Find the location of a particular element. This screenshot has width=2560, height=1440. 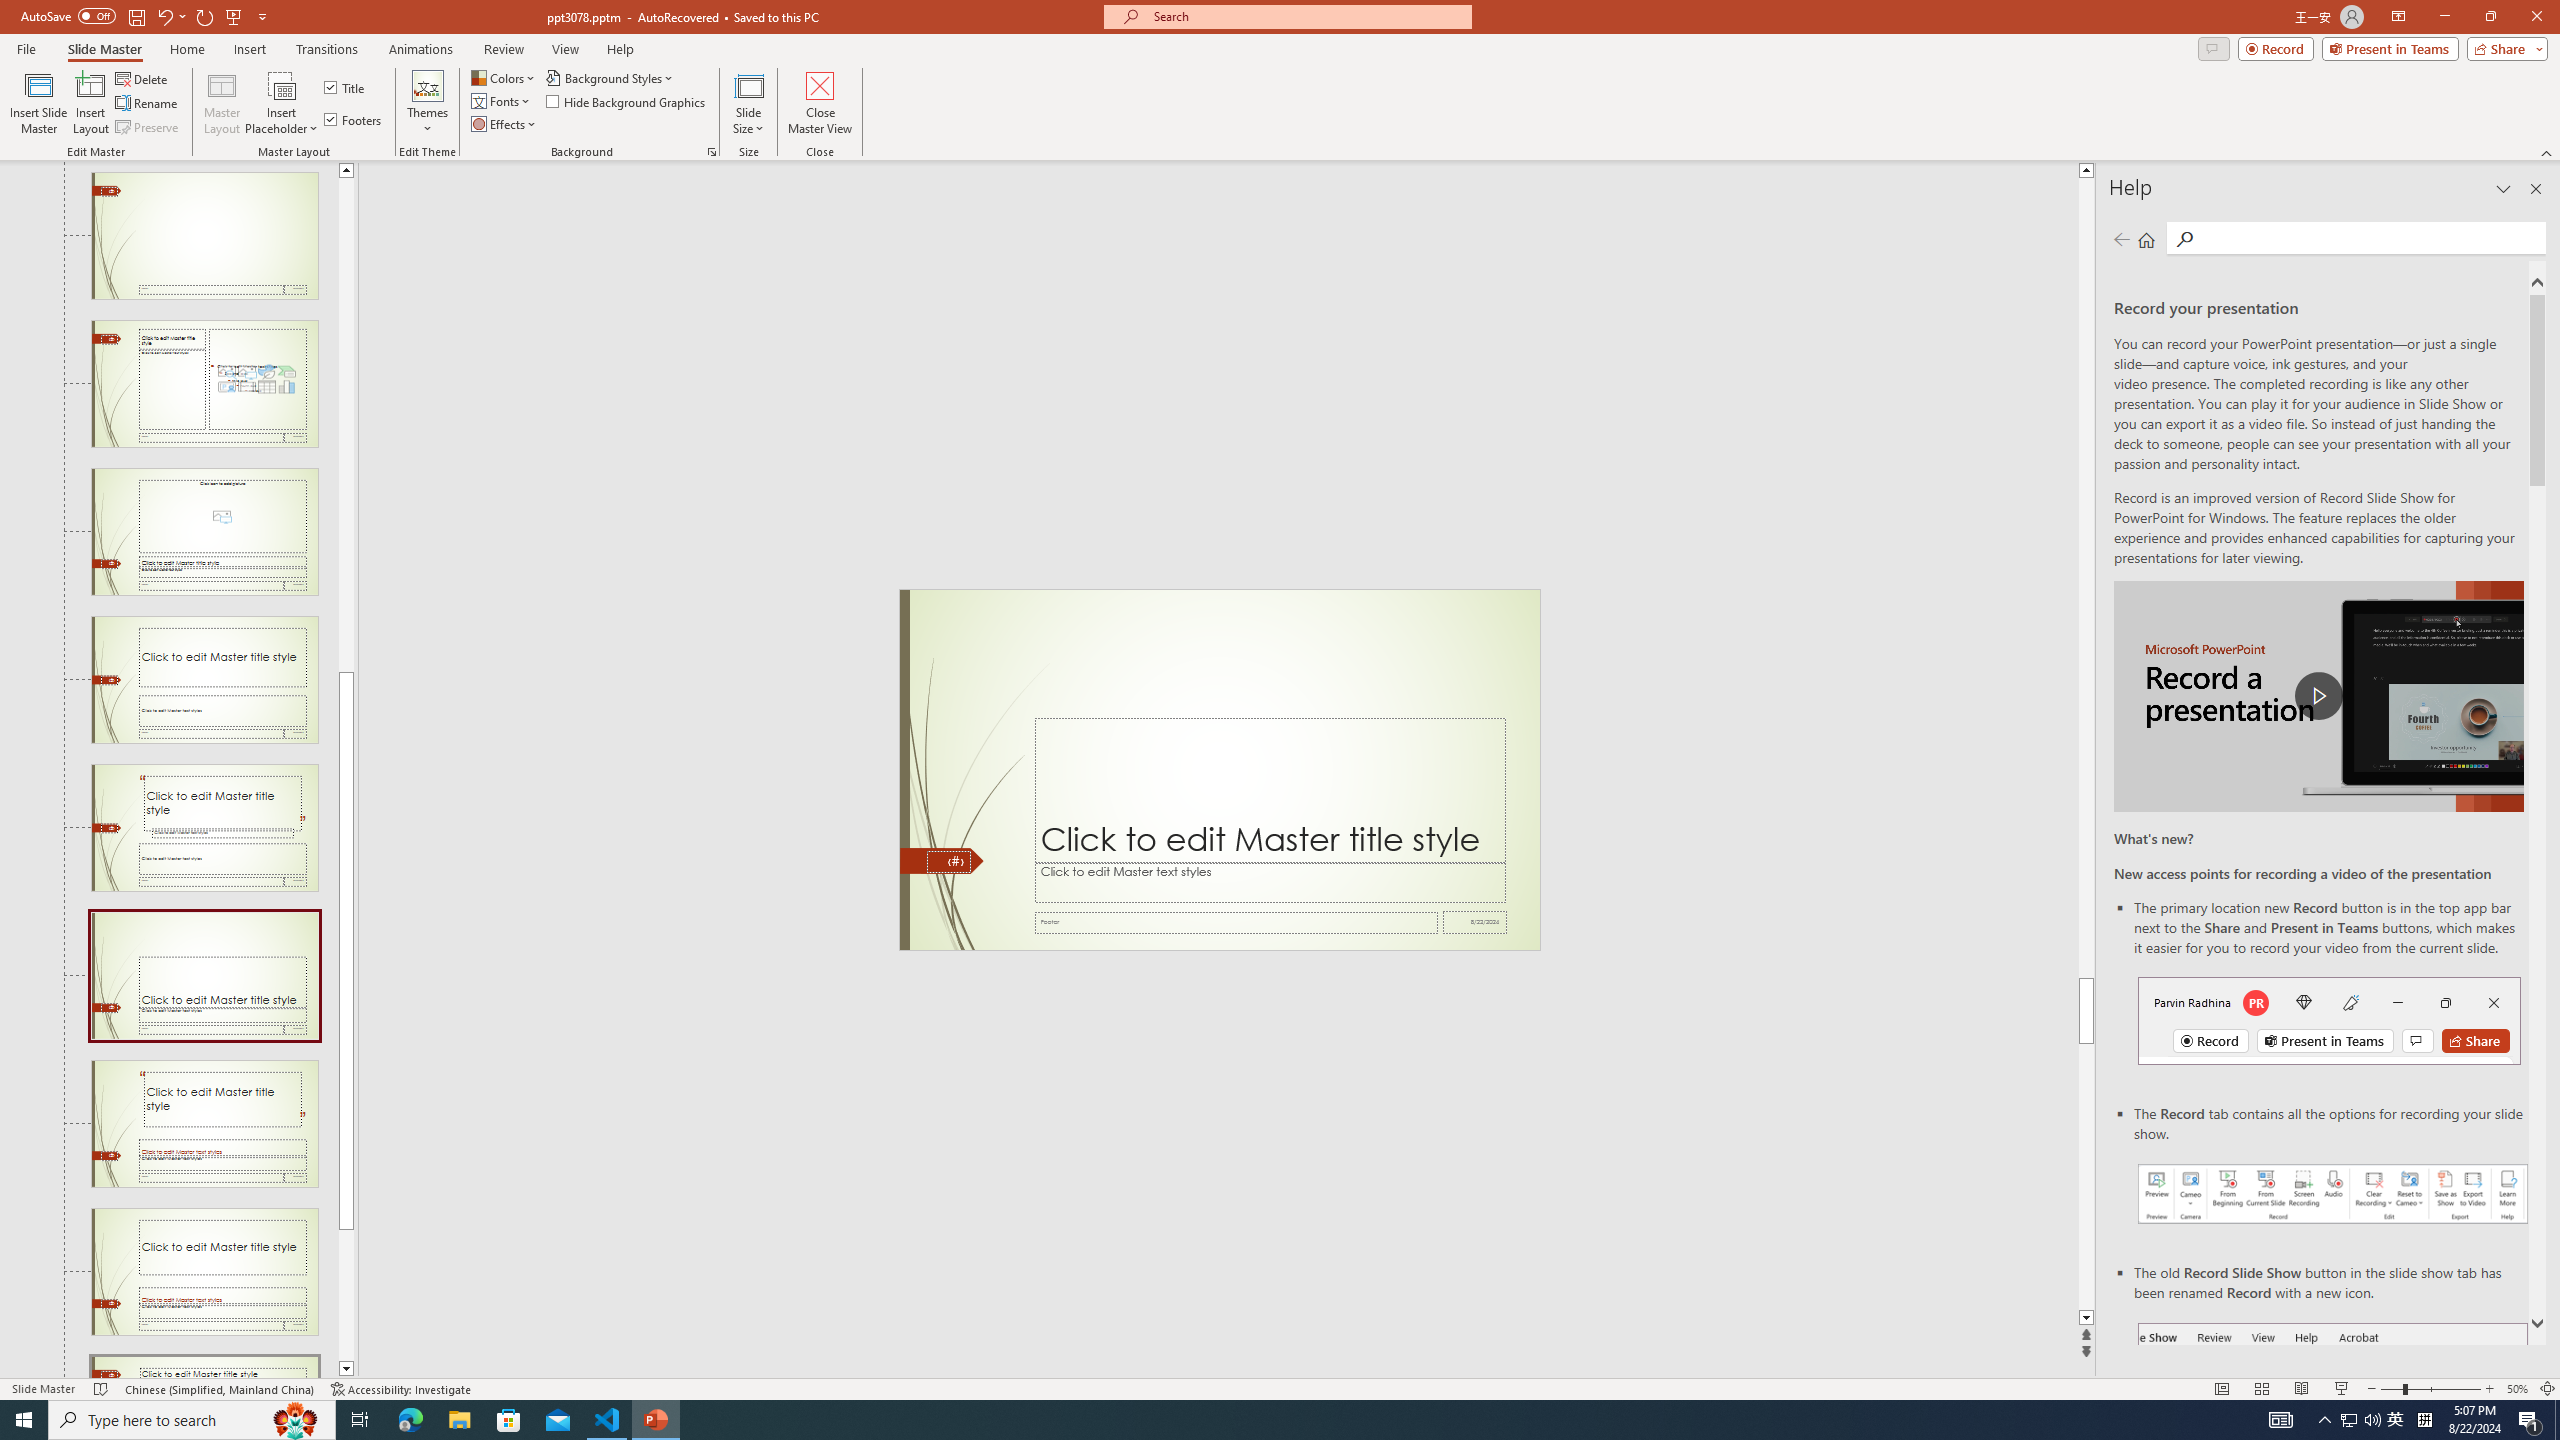

'Insert Layout' is located at coordinates (89, 103).